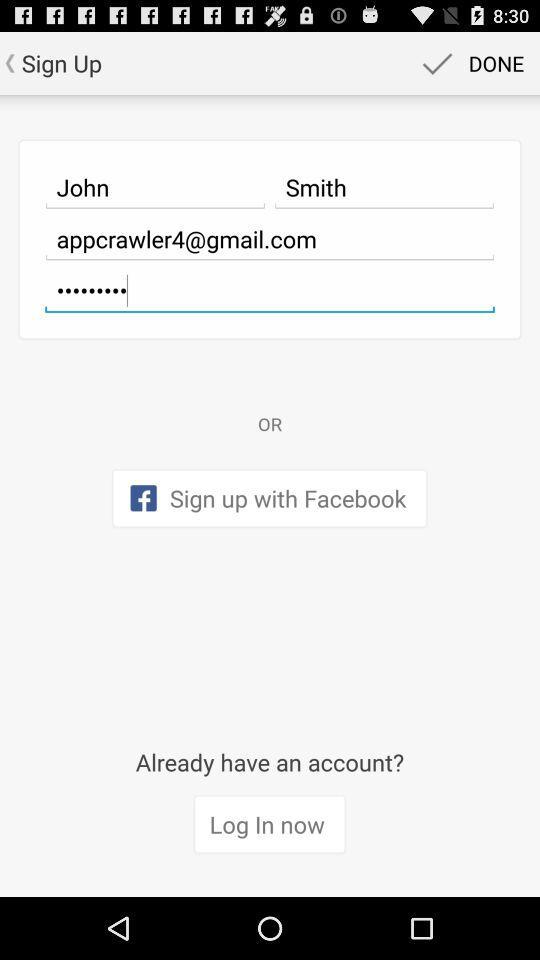 This screenshot has height=960, width=540. I want to click on smith item, so click(384, 187).